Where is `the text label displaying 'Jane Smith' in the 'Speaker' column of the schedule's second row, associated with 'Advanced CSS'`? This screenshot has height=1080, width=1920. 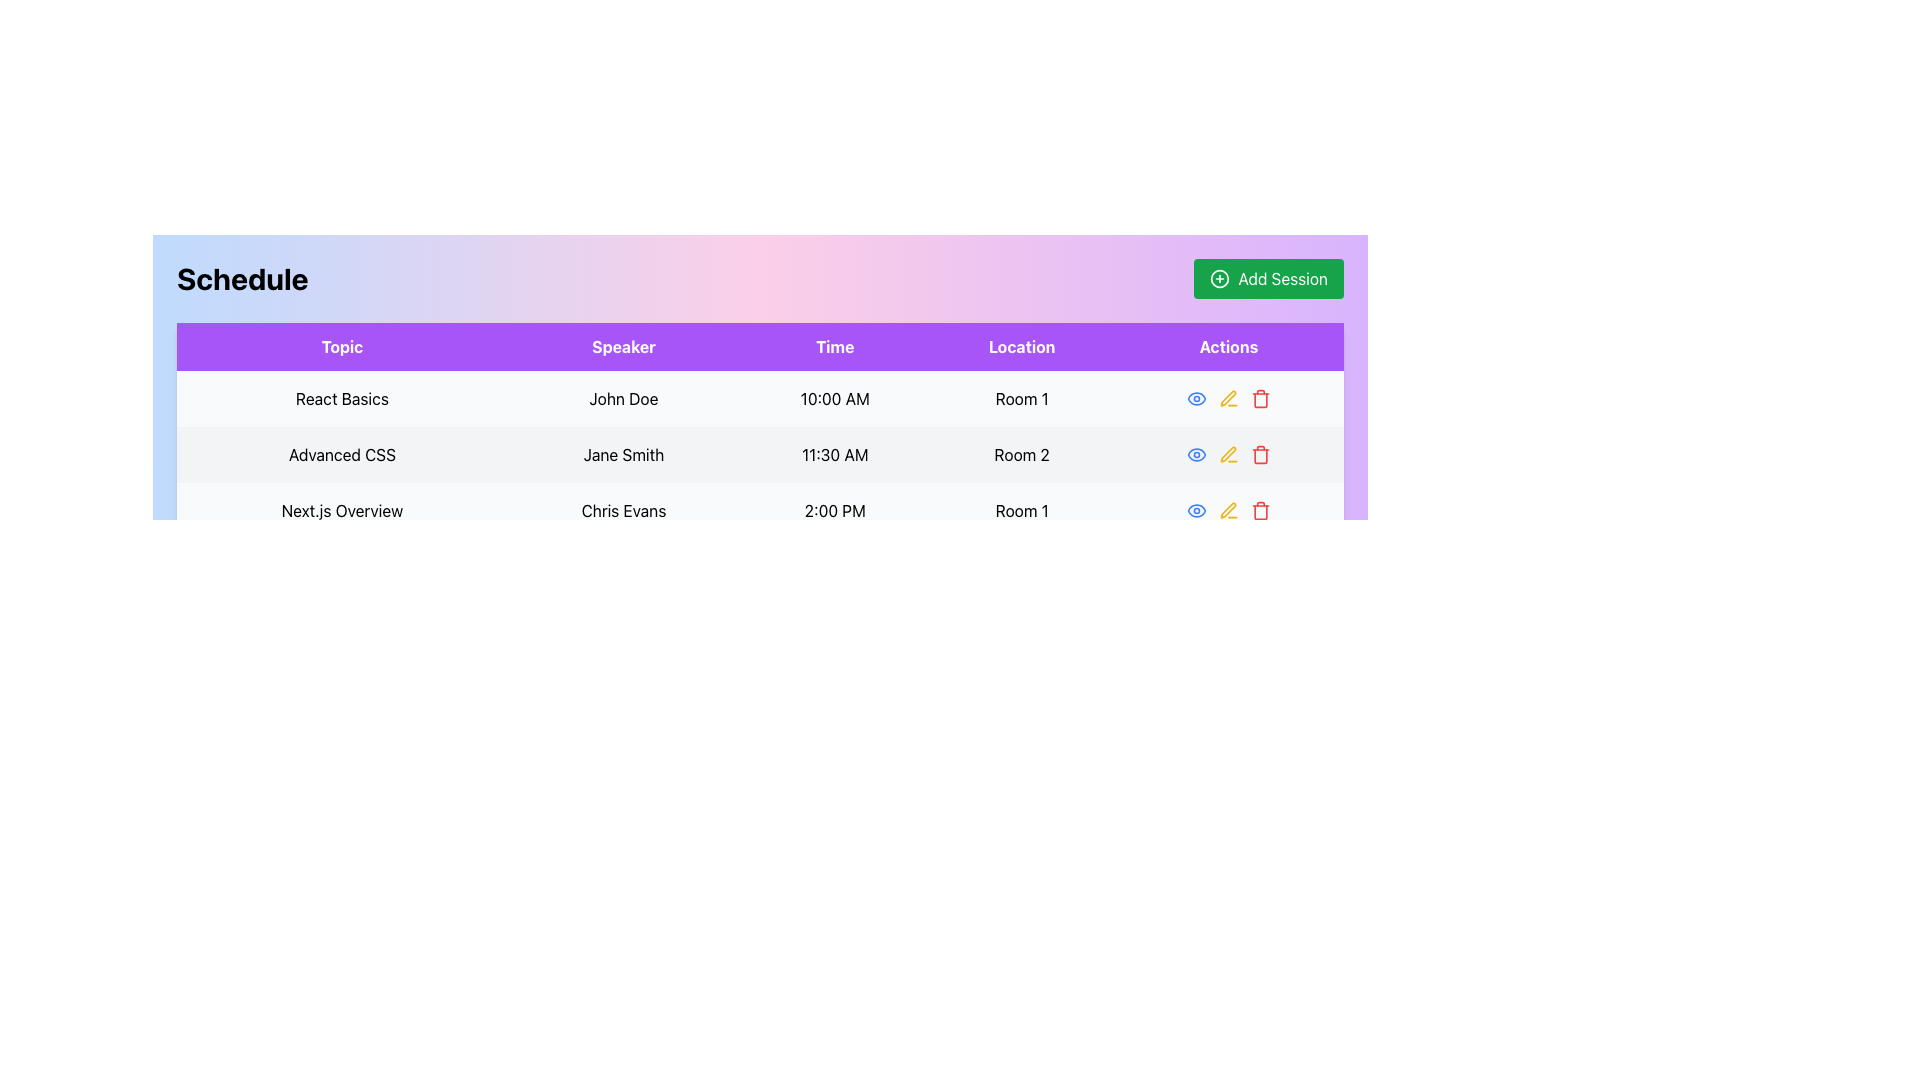
the text label displaying 'Jane Smith' in the 'Speaker' column of the schedule's second row, associated with 'Advanced CSS' is located at coordinates (623, 455).